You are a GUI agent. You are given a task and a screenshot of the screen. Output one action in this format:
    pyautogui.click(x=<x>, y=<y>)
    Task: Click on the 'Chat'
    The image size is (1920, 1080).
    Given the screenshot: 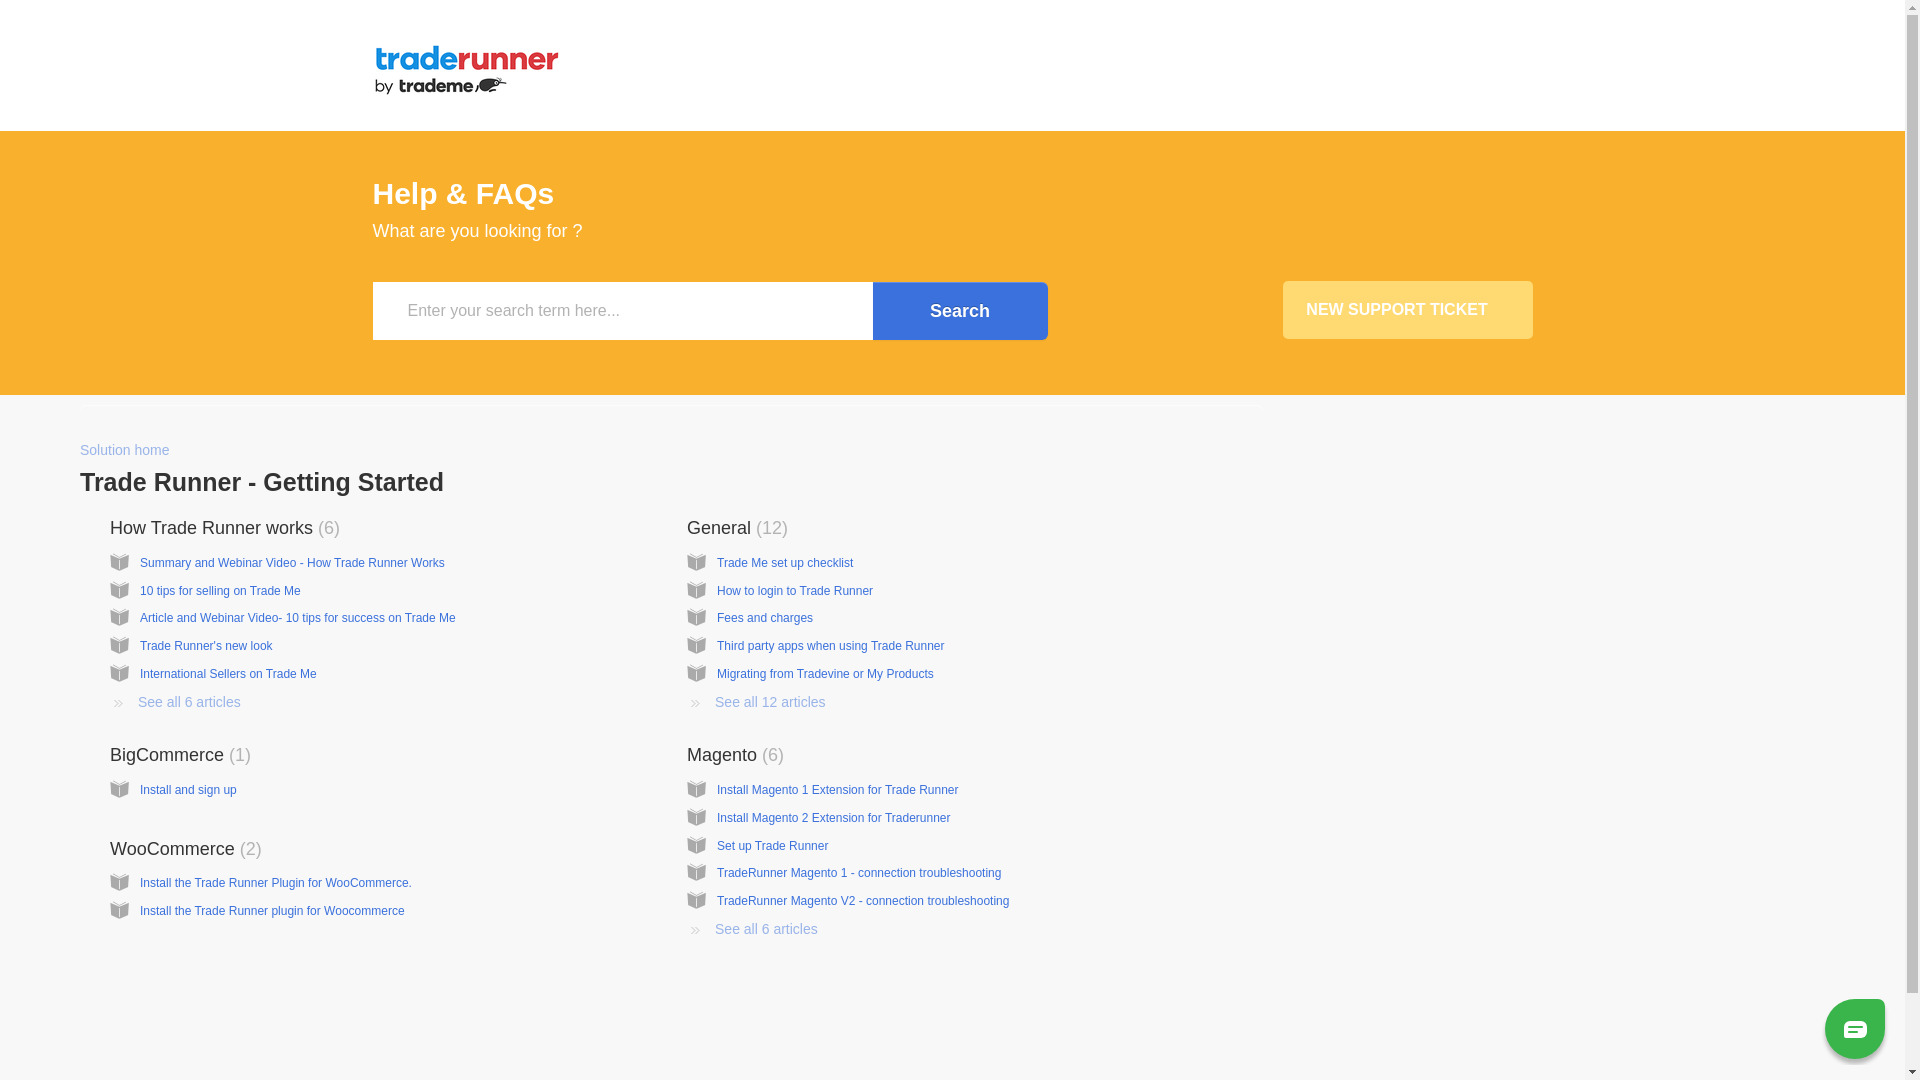 What is the action you would take?
    pyautogui.click(x=1853, y=1027)
    